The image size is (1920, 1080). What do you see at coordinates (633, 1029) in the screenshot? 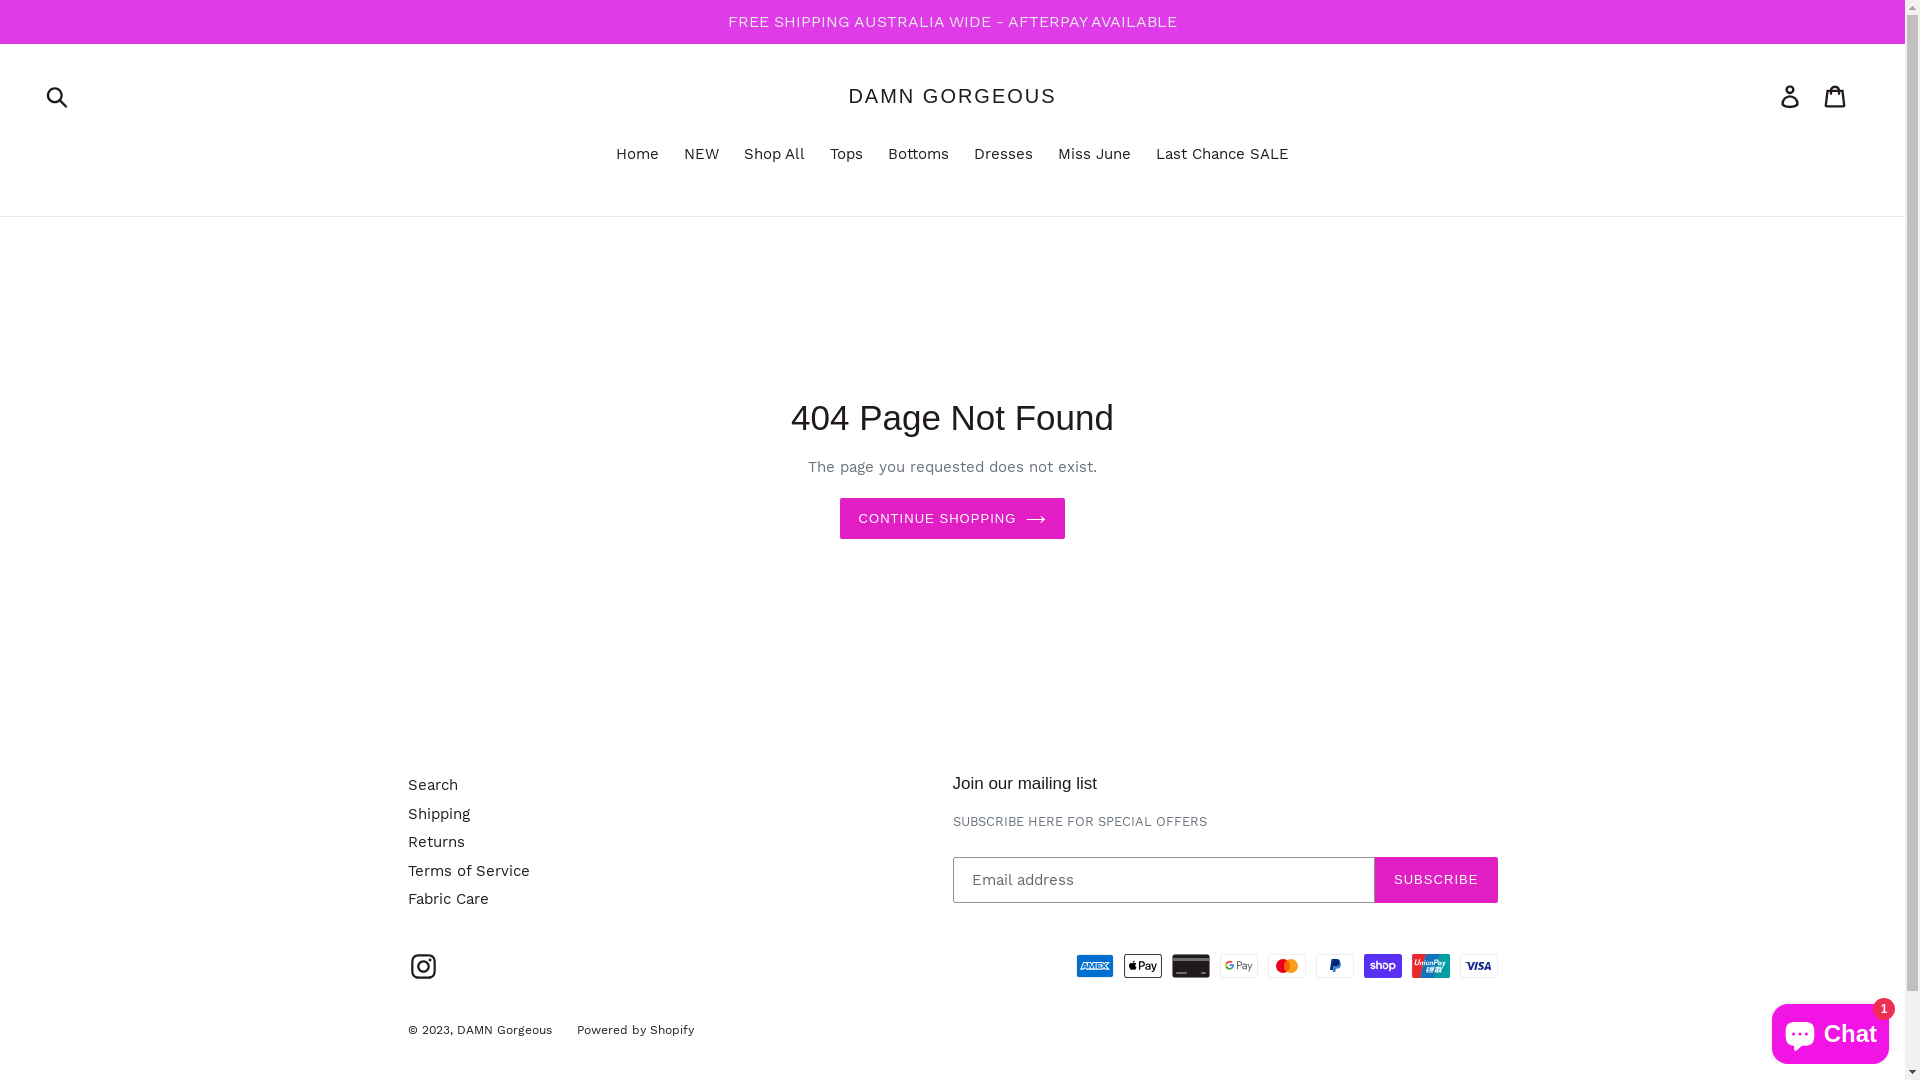
I see `'Powered by Shopify'` at bounding box center [633, 1029].